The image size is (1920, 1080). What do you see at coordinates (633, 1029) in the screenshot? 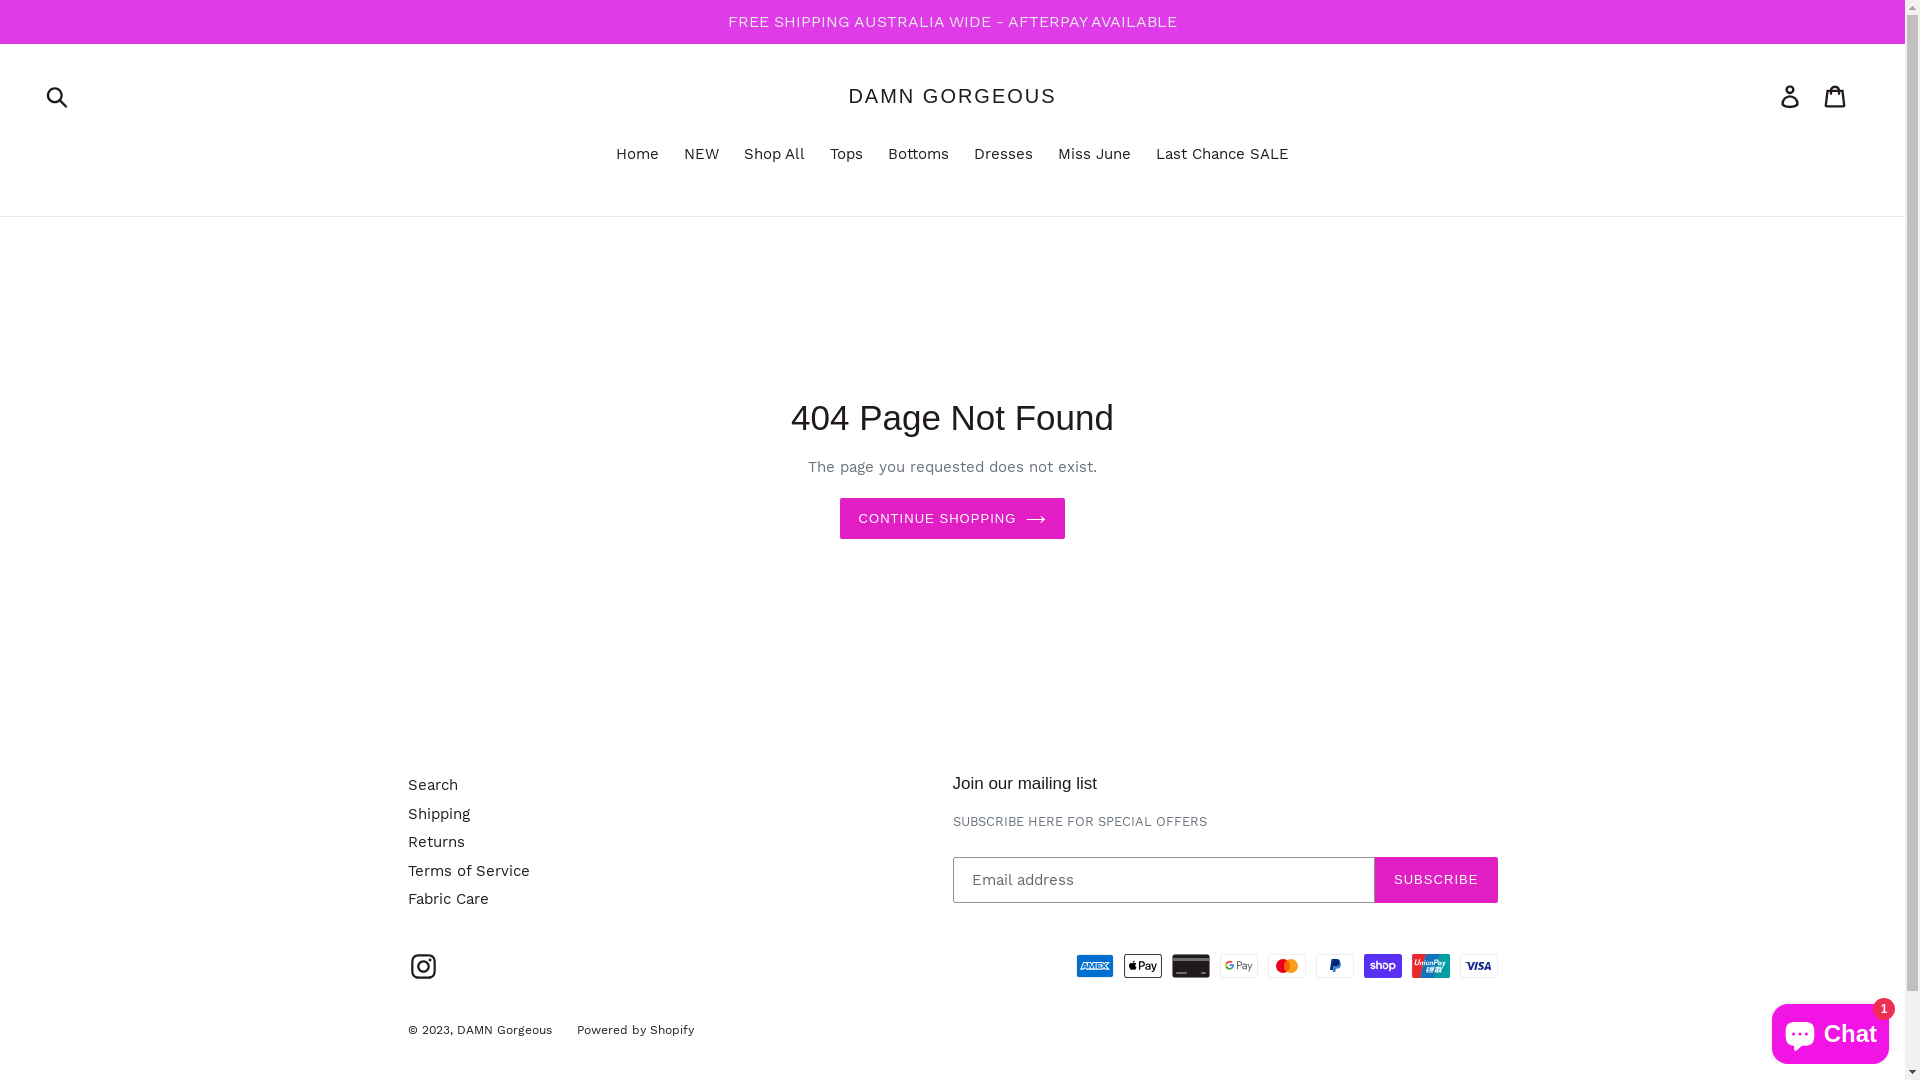
I see `'Powered by Shopify'` at bounding box center [633, 1029].